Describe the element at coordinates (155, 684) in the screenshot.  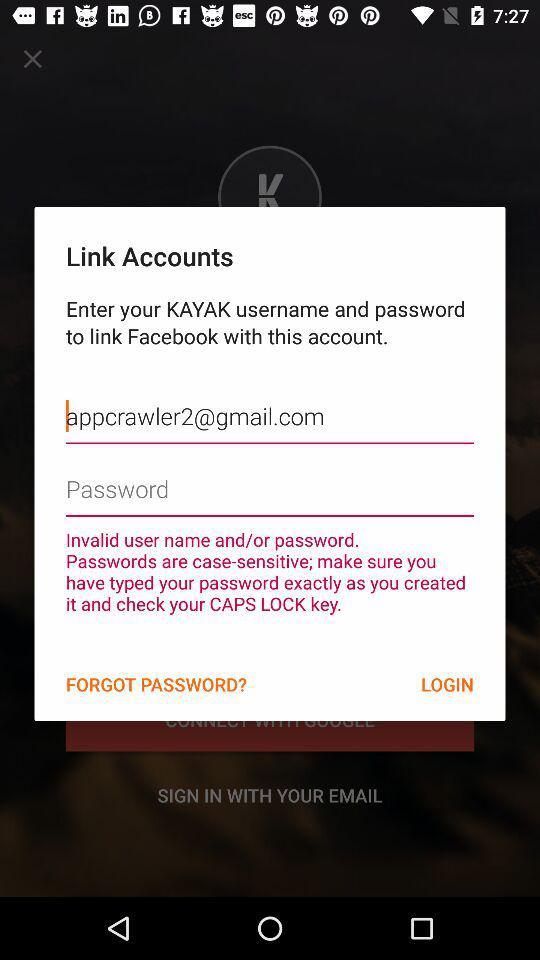
I see `forgot password? icon` at that location.